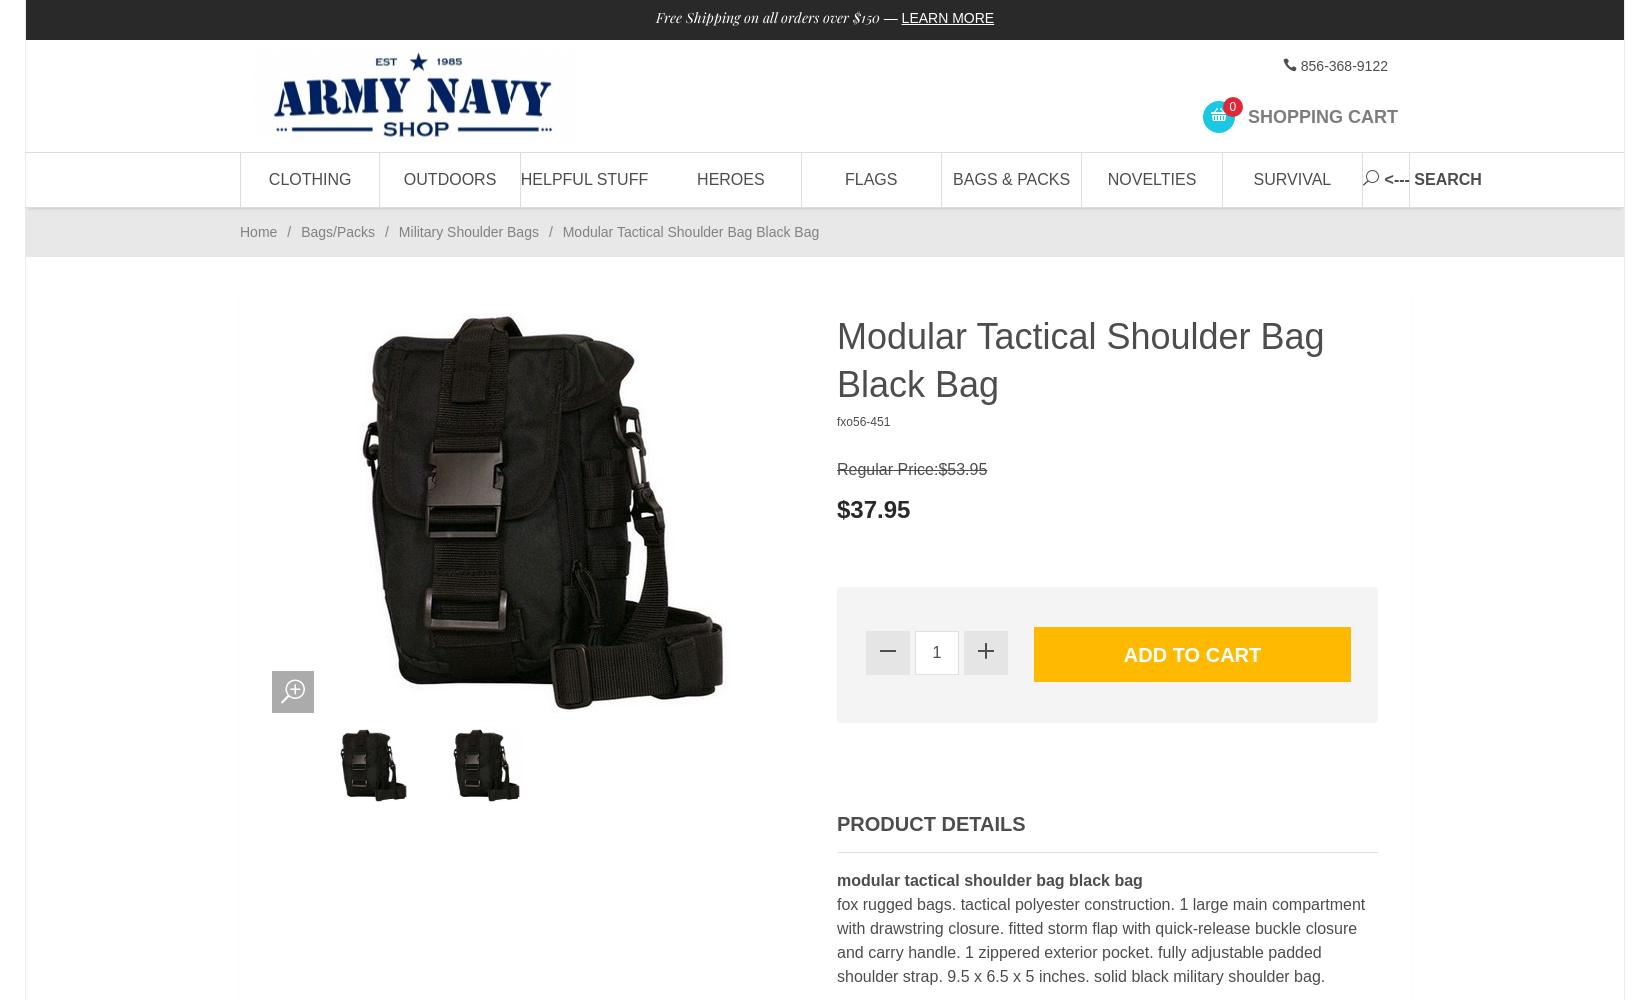  What do you see at coordinates (953, 179) in the screenshot?
I see `'Bags & Packs'` at bounding box center [953, 179].